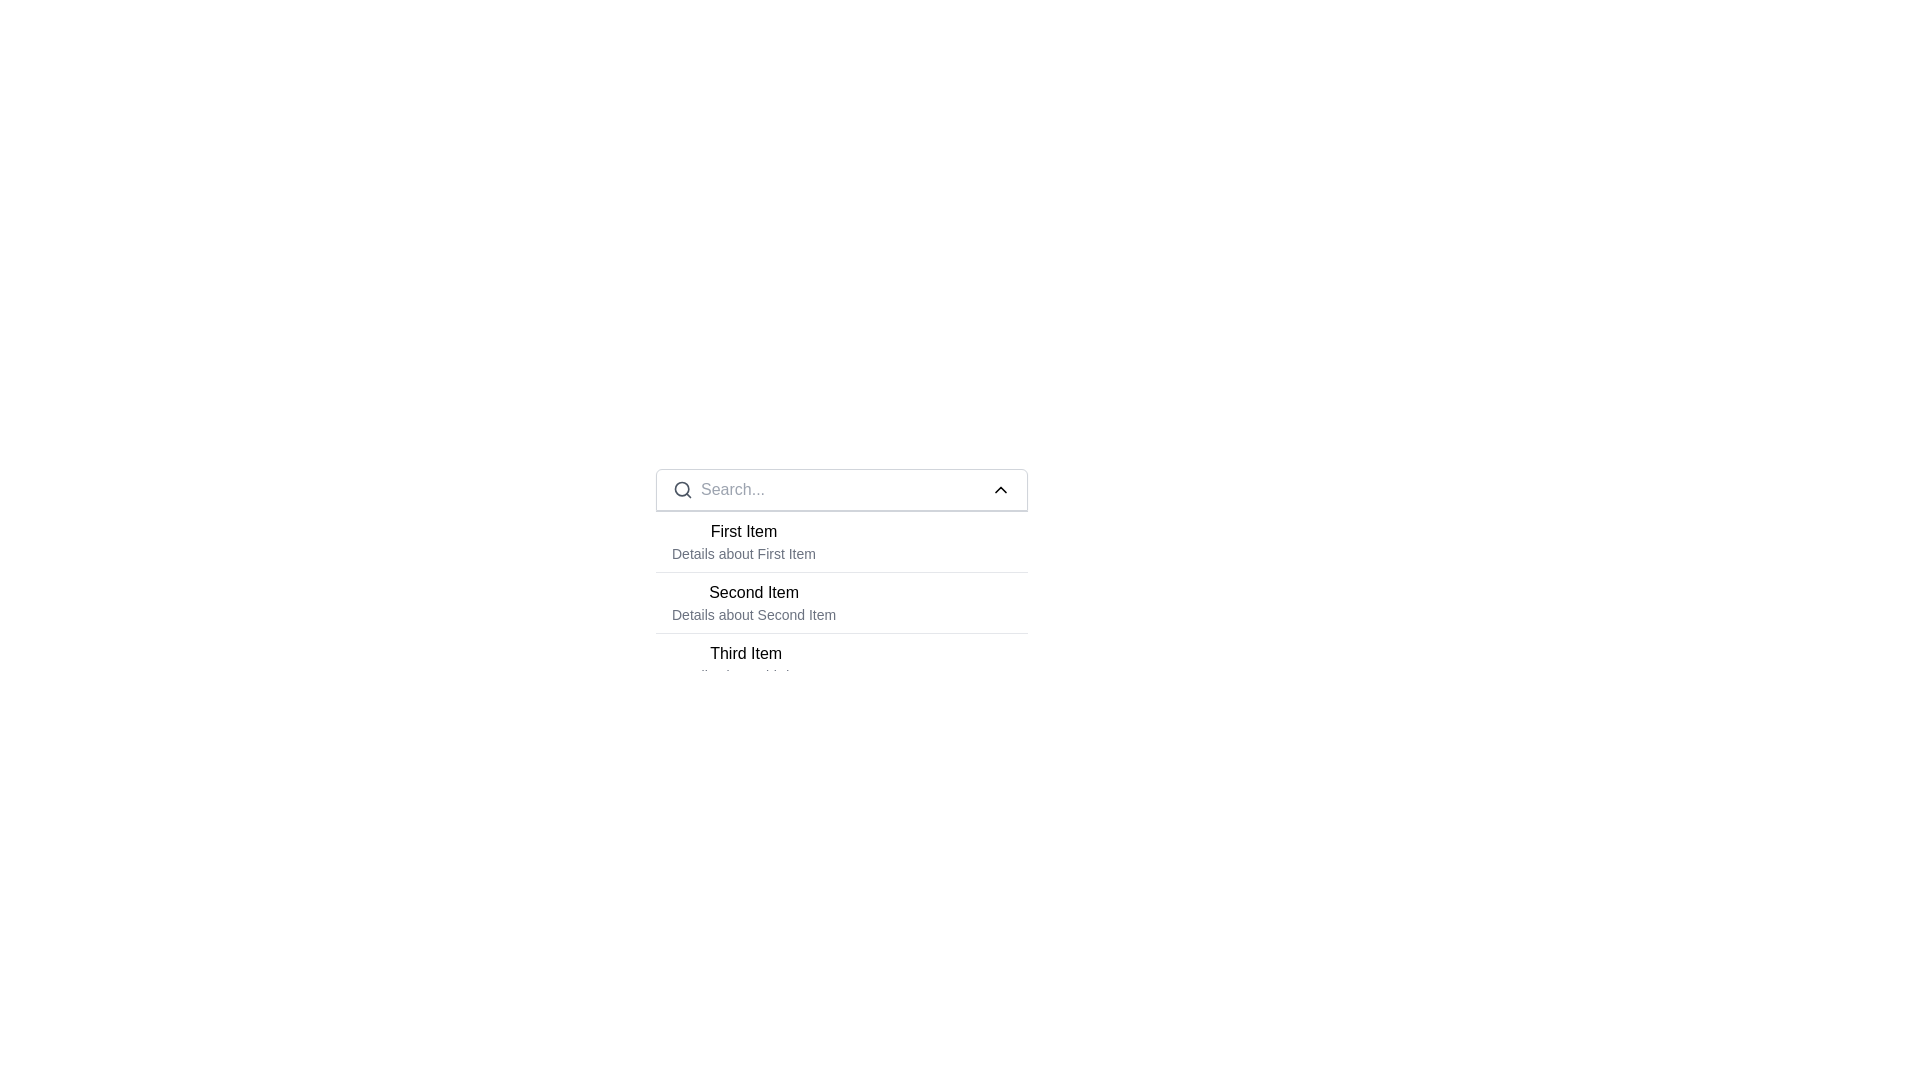 This screenshot has height=1080, width=1920. Describe the element at coordinates (745, 663) in the screenshot. I see `the text display component that shows 'Third Item' in bold and 'Details about Third Item' in lighter text, which is the third item in a vertically listed group of similar elements` at that location.